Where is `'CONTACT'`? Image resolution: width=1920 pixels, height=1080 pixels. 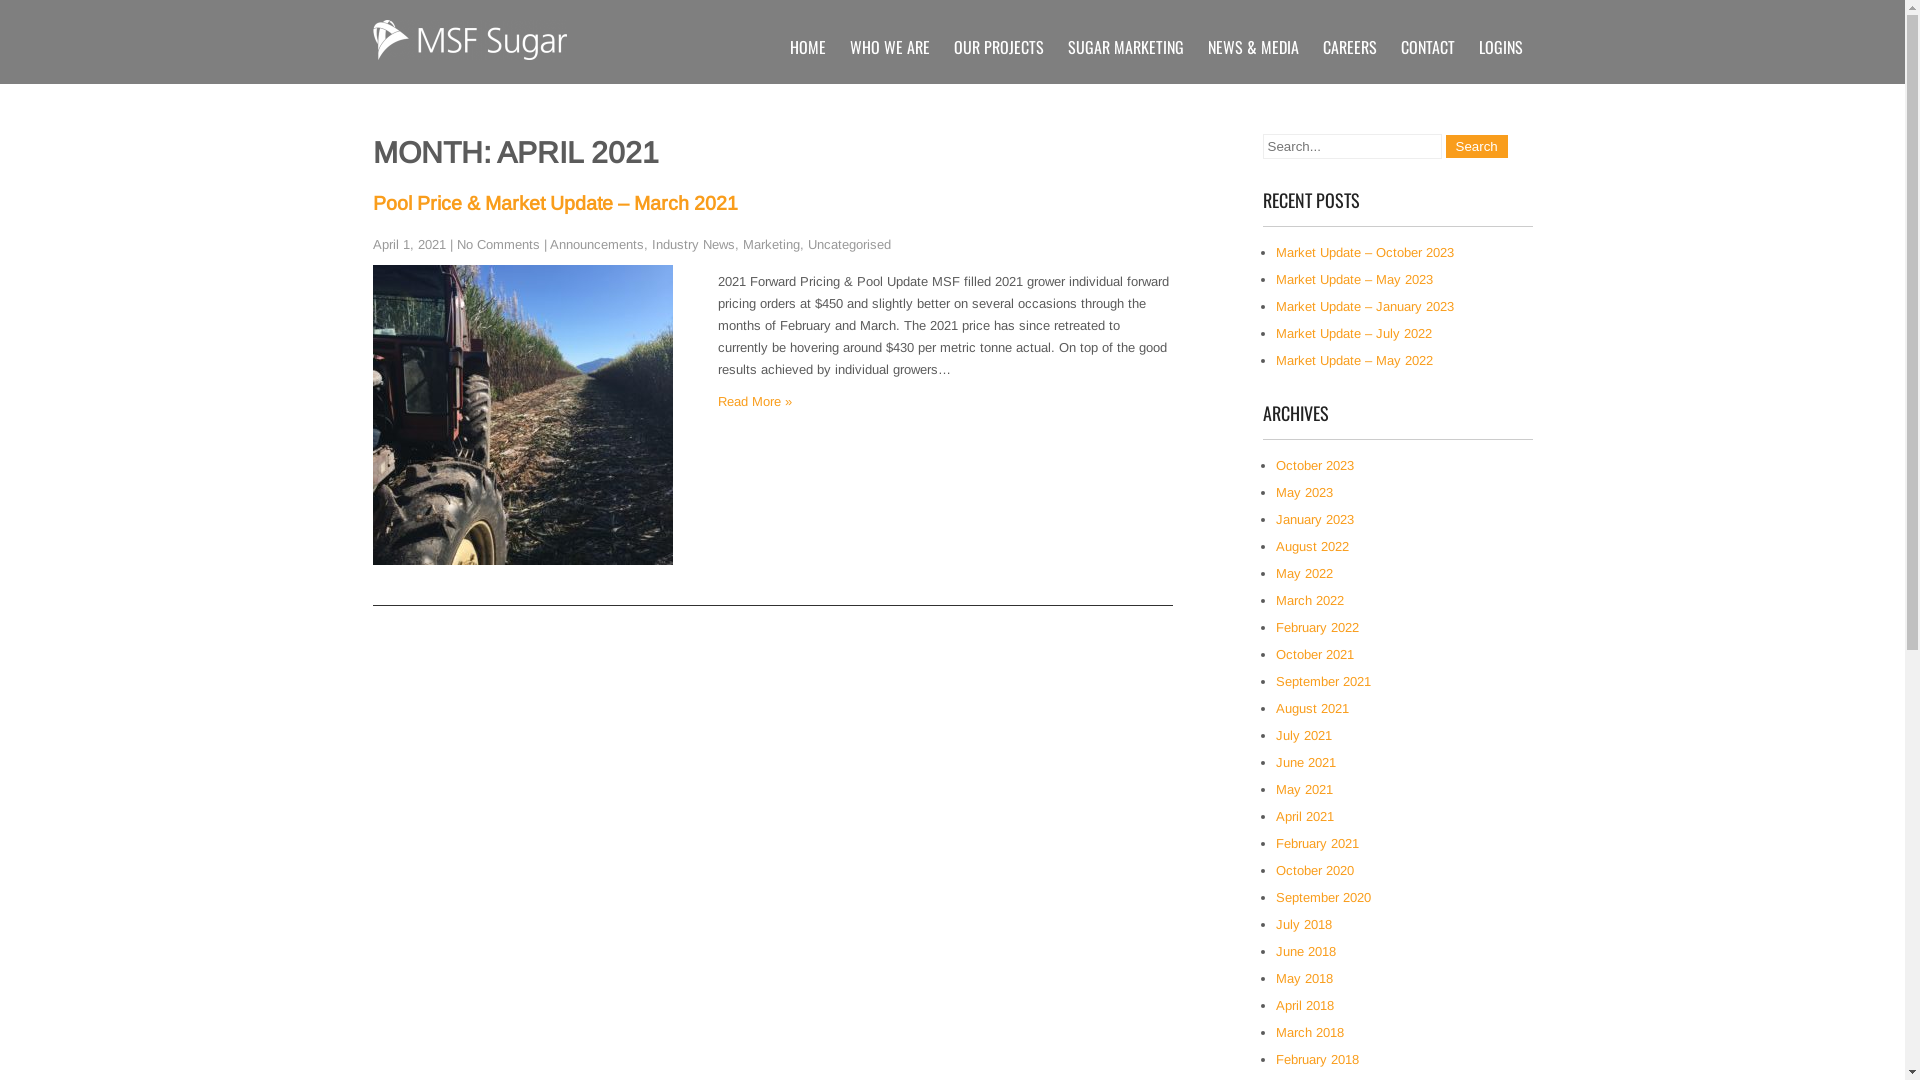 'CONTACT' is located at coordinates (1425, 45).